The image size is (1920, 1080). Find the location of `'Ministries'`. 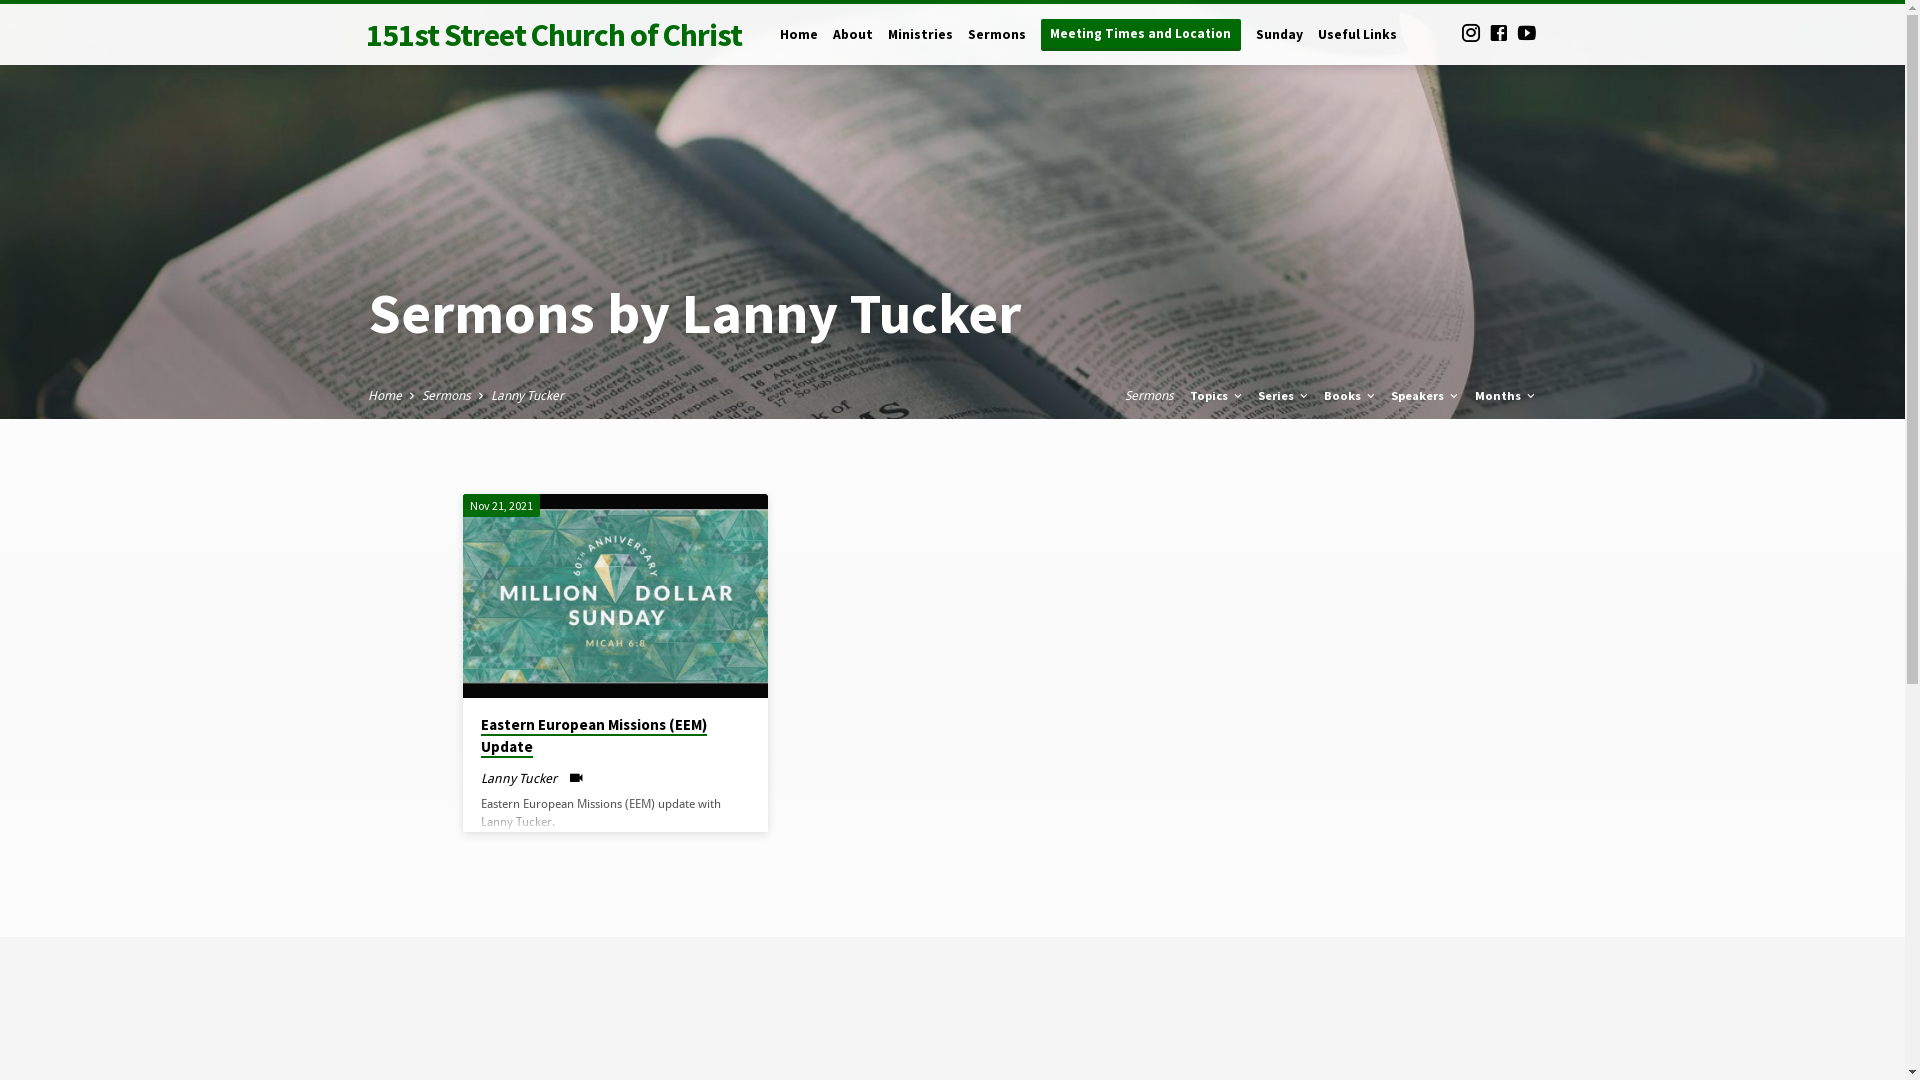

'Ministries' is located at coordinates (919, 46).